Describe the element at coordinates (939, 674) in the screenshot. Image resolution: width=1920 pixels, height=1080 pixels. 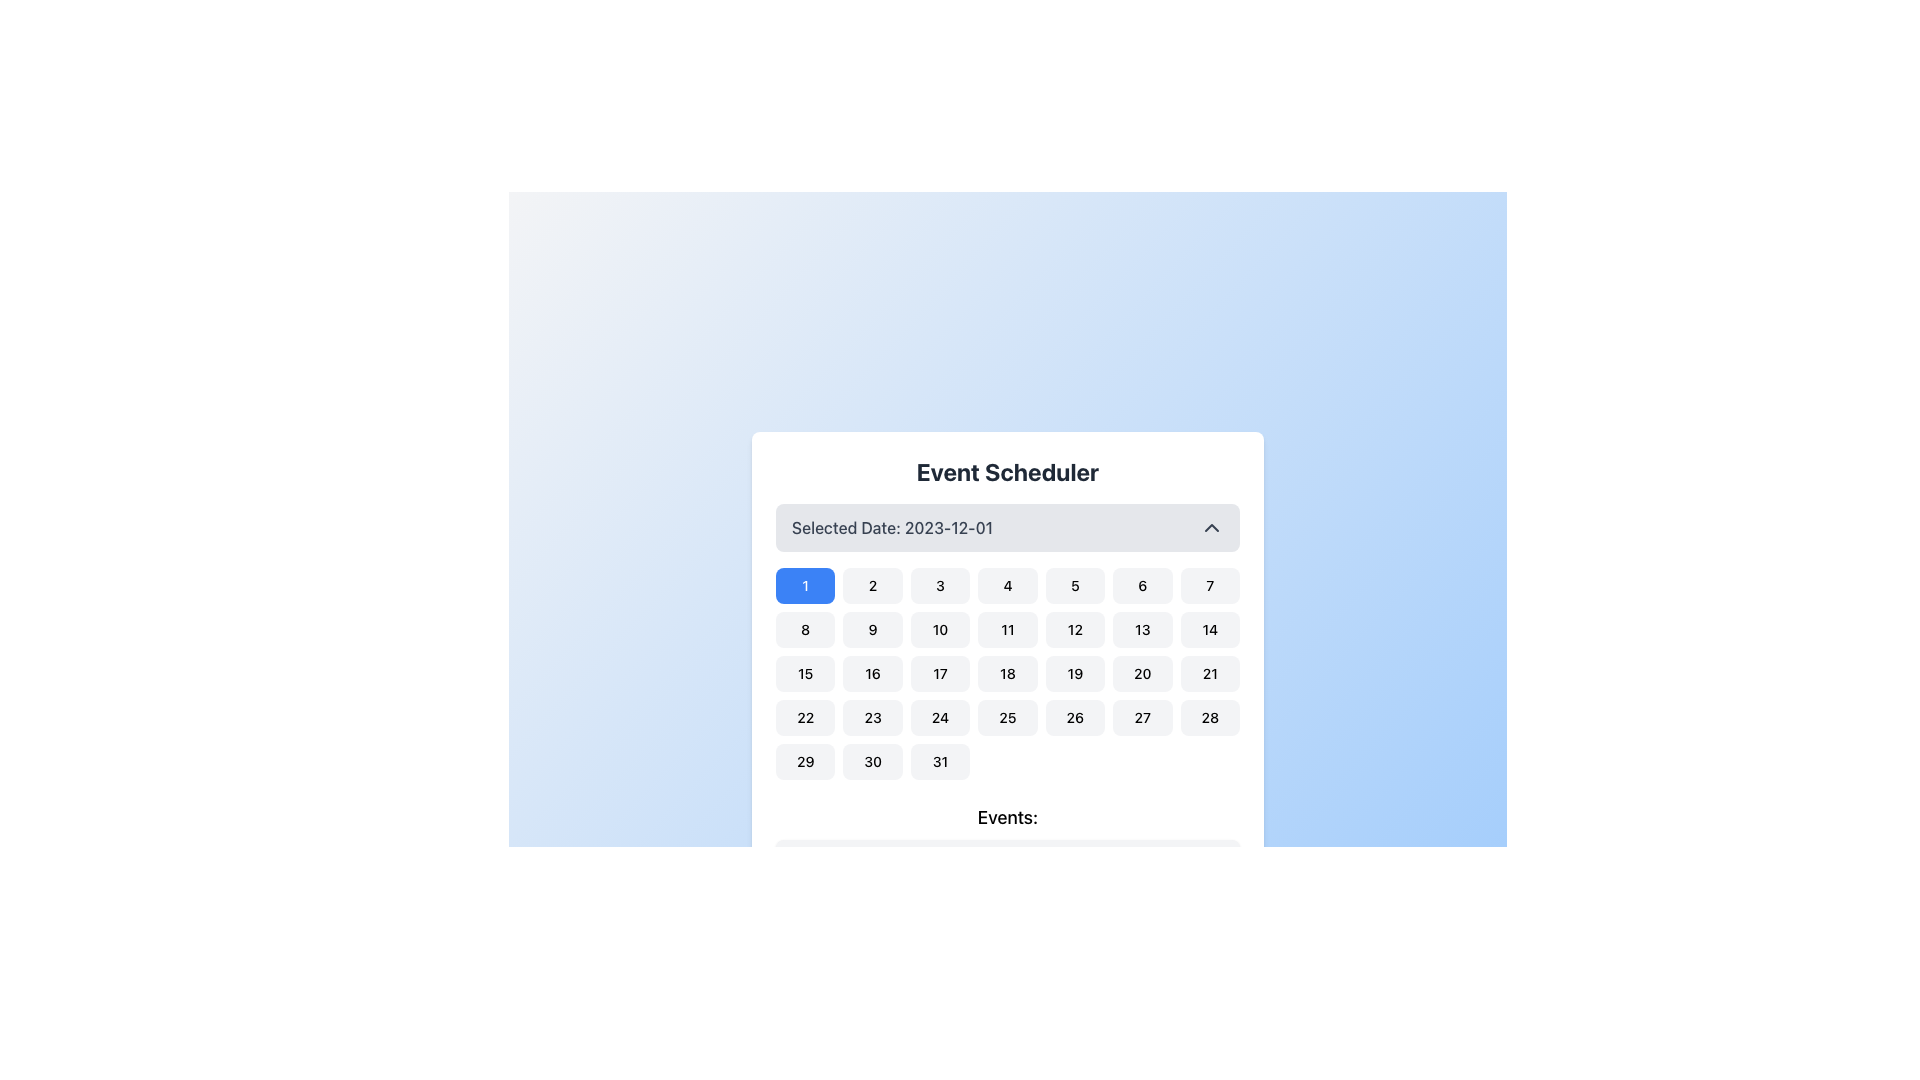
I see `the button displaying the number '17' in the calendar grid under the 'Event Scheduler' heading` at that location.